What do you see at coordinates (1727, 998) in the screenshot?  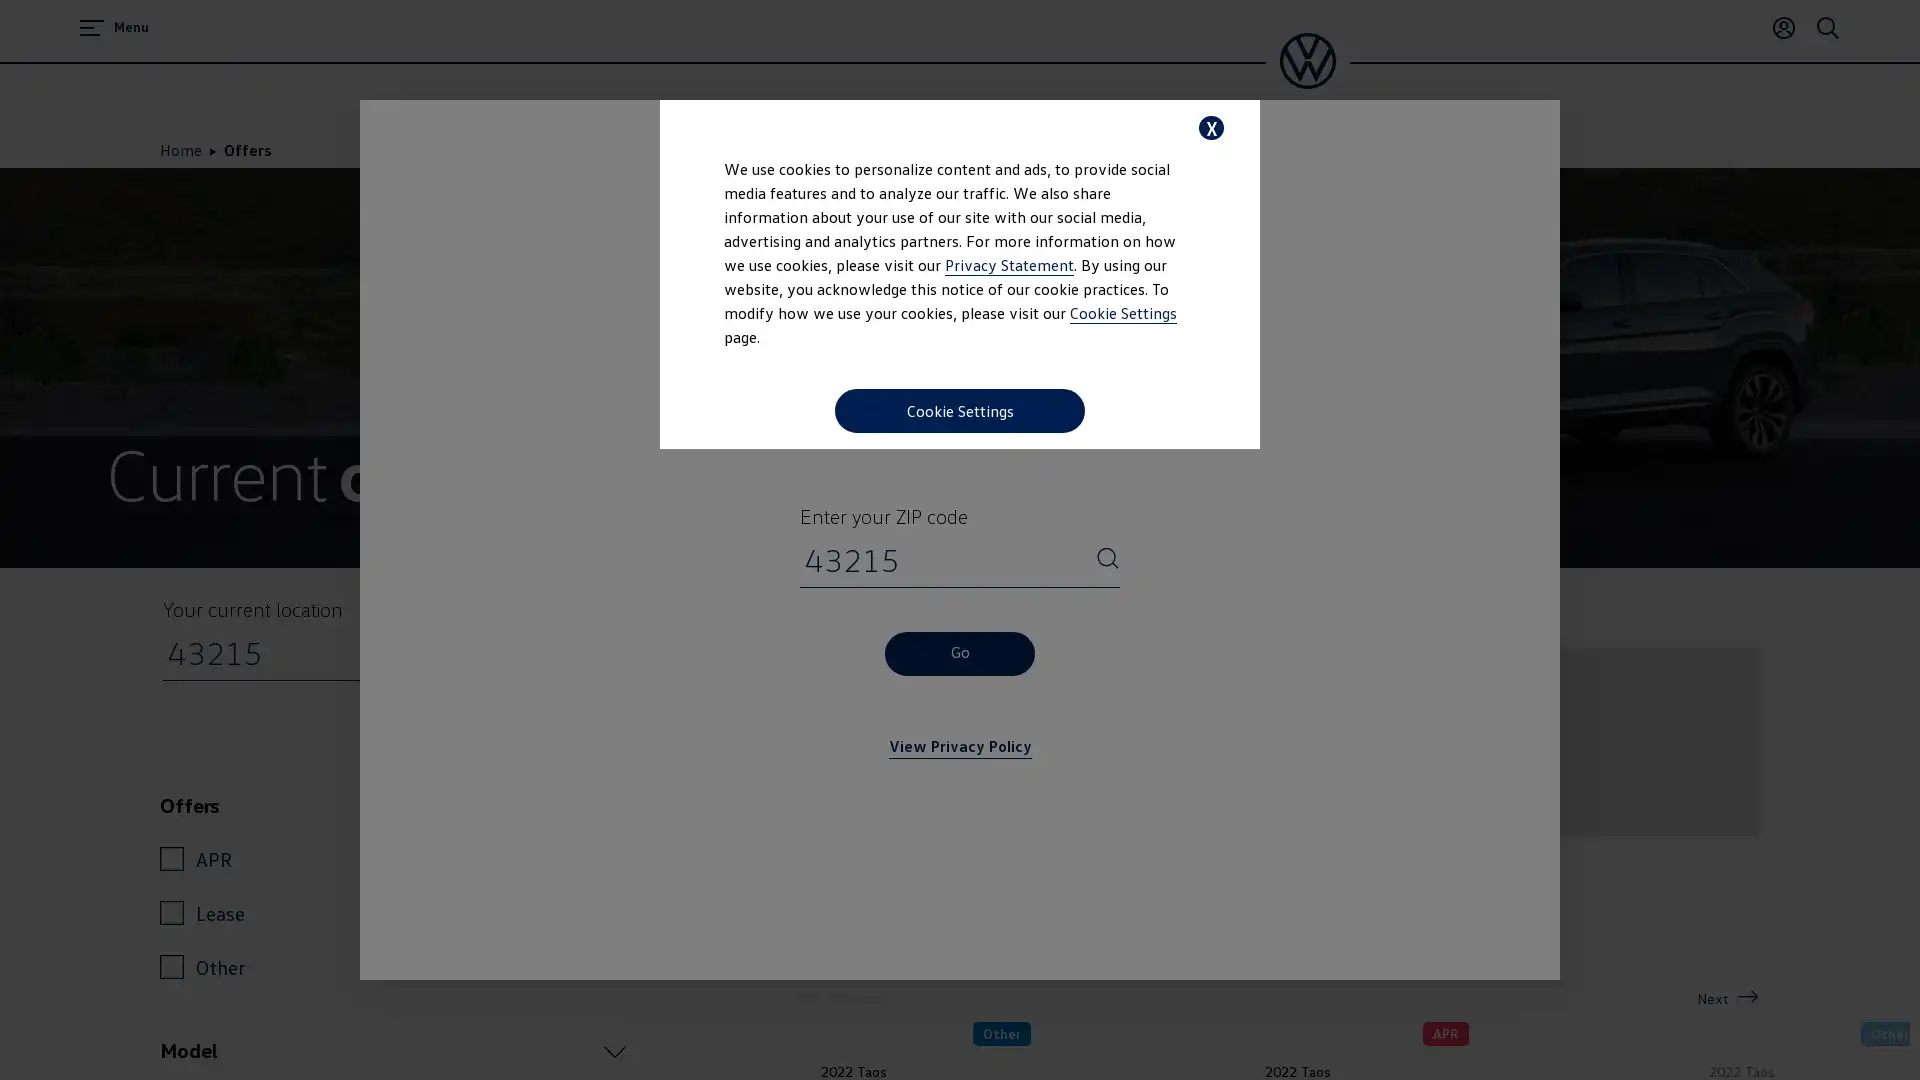 I see `Next` at bounding box center [1727, 998].